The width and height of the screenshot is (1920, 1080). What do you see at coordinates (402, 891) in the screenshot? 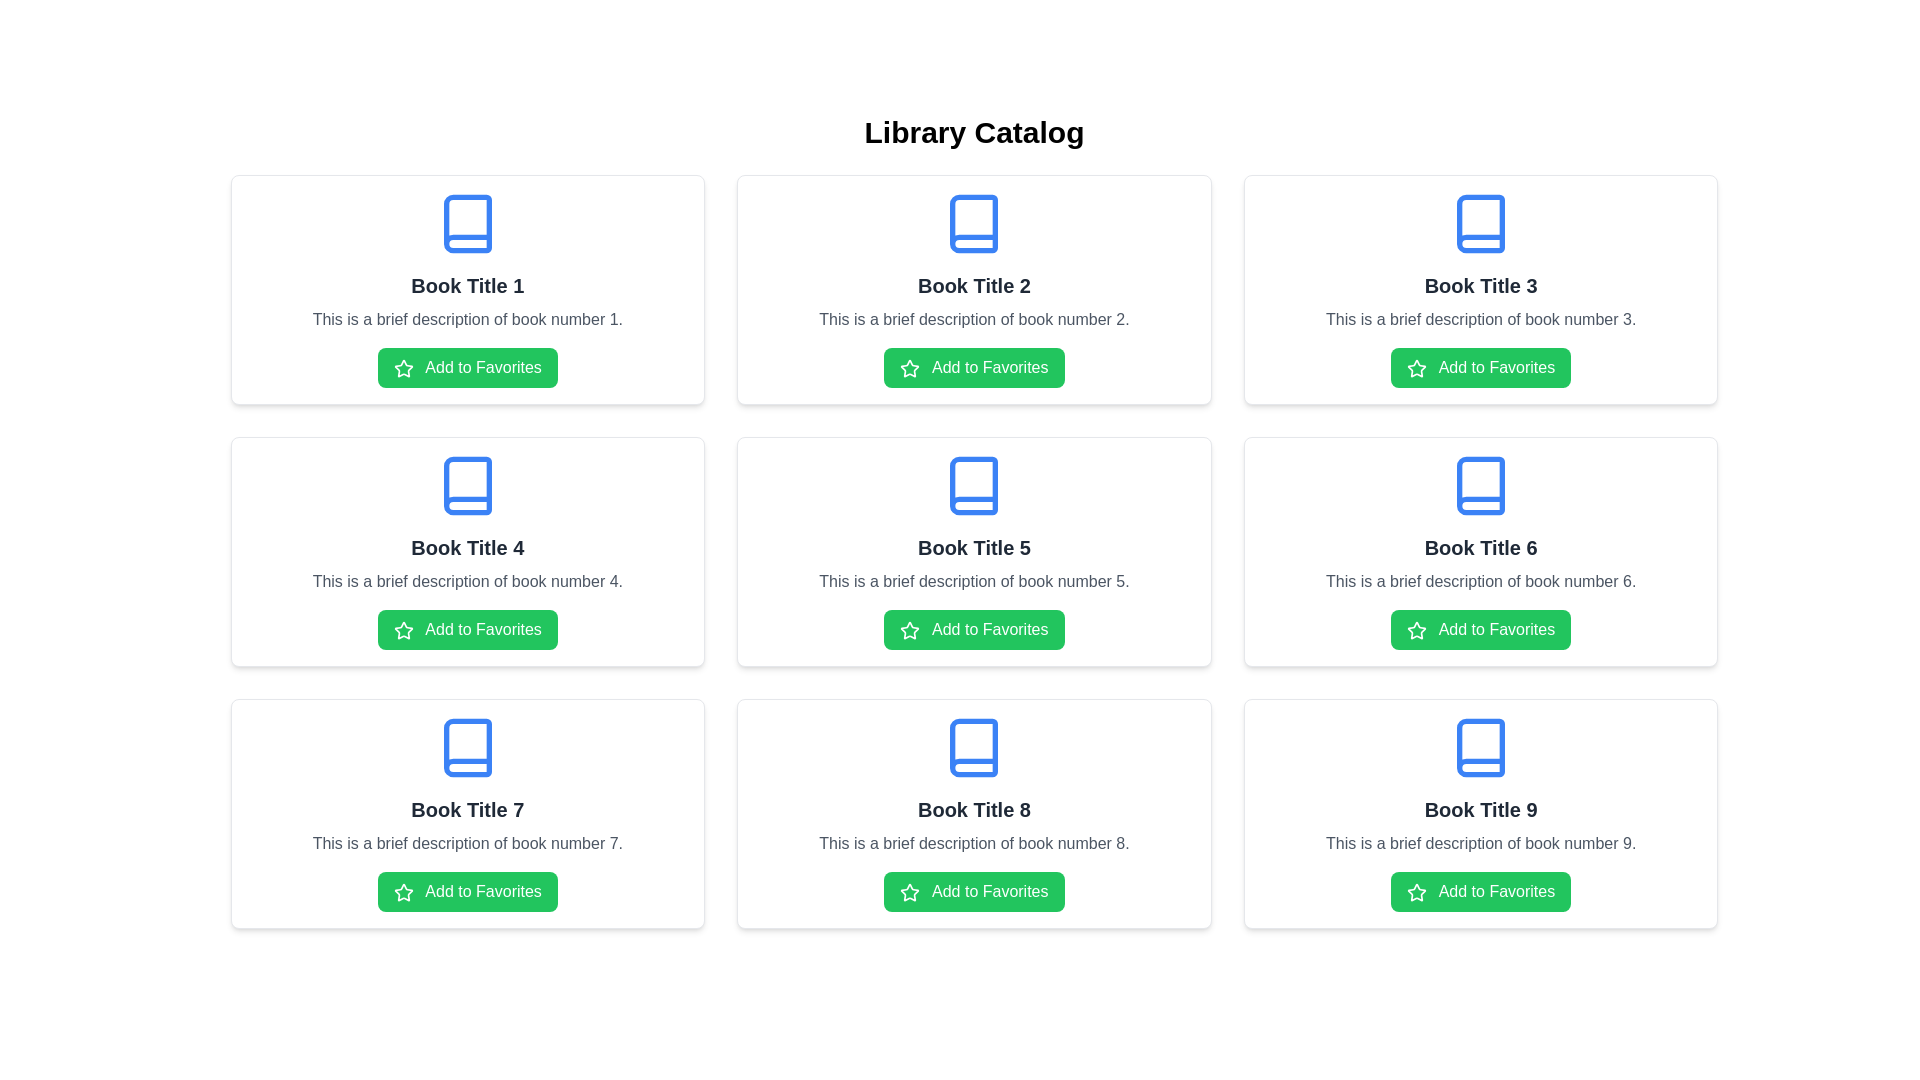
I see `the star-shaped SVG icon within the 'Add to Favorites' button of the 'Book Title 7' card, located in the third row and first column of the grid layout` at bounding box center [402, 891].